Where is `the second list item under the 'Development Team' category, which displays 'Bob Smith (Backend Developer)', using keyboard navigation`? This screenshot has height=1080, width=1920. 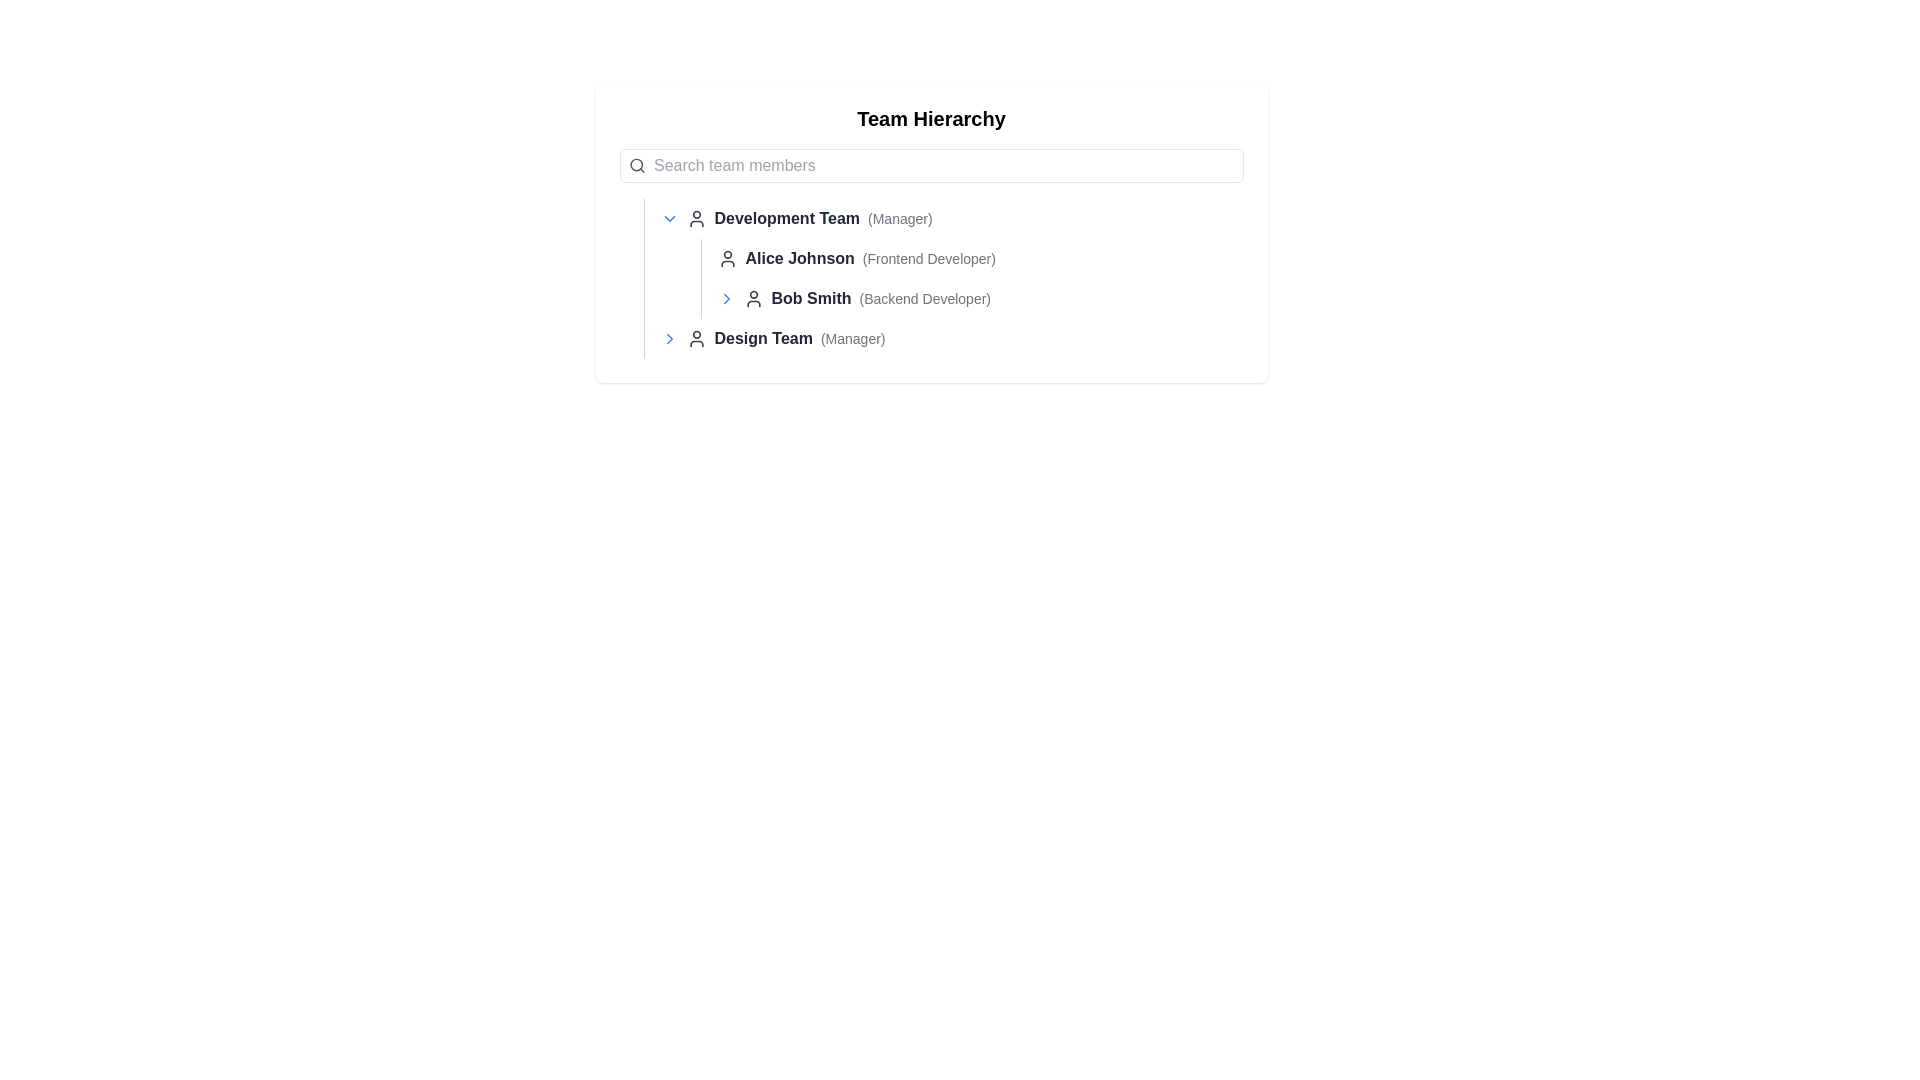
the second list item under the 'Development Team' category, which displays 'Bob Smith (Backend Developer)', using keyboard navigation is located at coordinates (942, 278).